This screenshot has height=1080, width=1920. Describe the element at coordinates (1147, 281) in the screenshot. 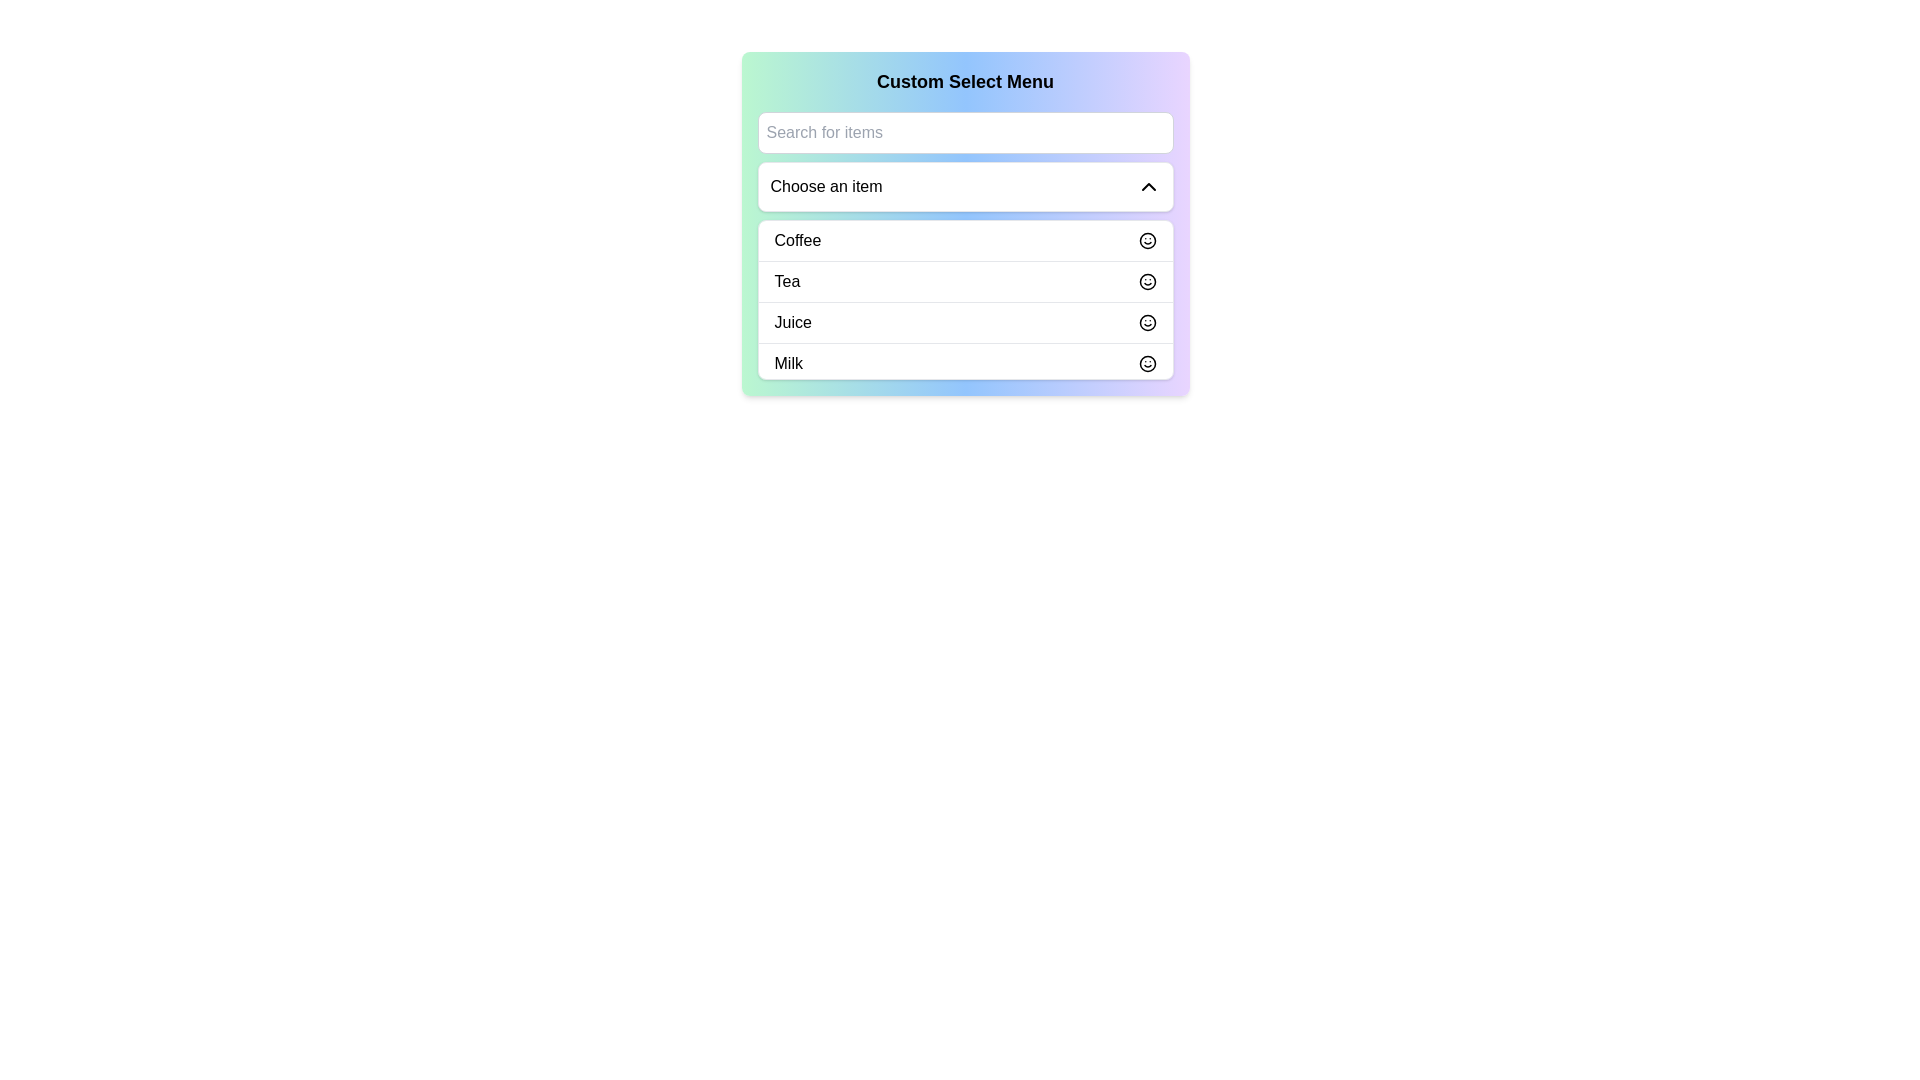

I see `the circular graphic element of the smile icon, which is positioned to the right of the 'Tea' item in the list` at that location.